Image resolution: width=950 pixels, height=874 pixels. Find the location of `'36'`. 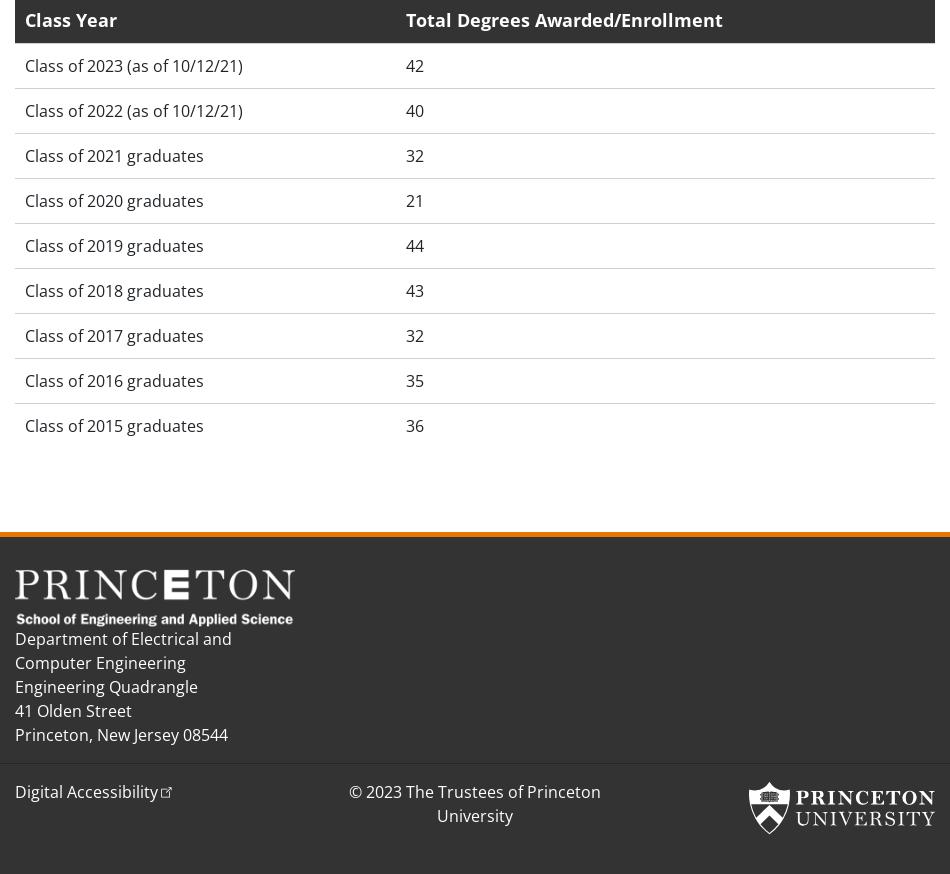

'36' is located at coordinates (413, 425).